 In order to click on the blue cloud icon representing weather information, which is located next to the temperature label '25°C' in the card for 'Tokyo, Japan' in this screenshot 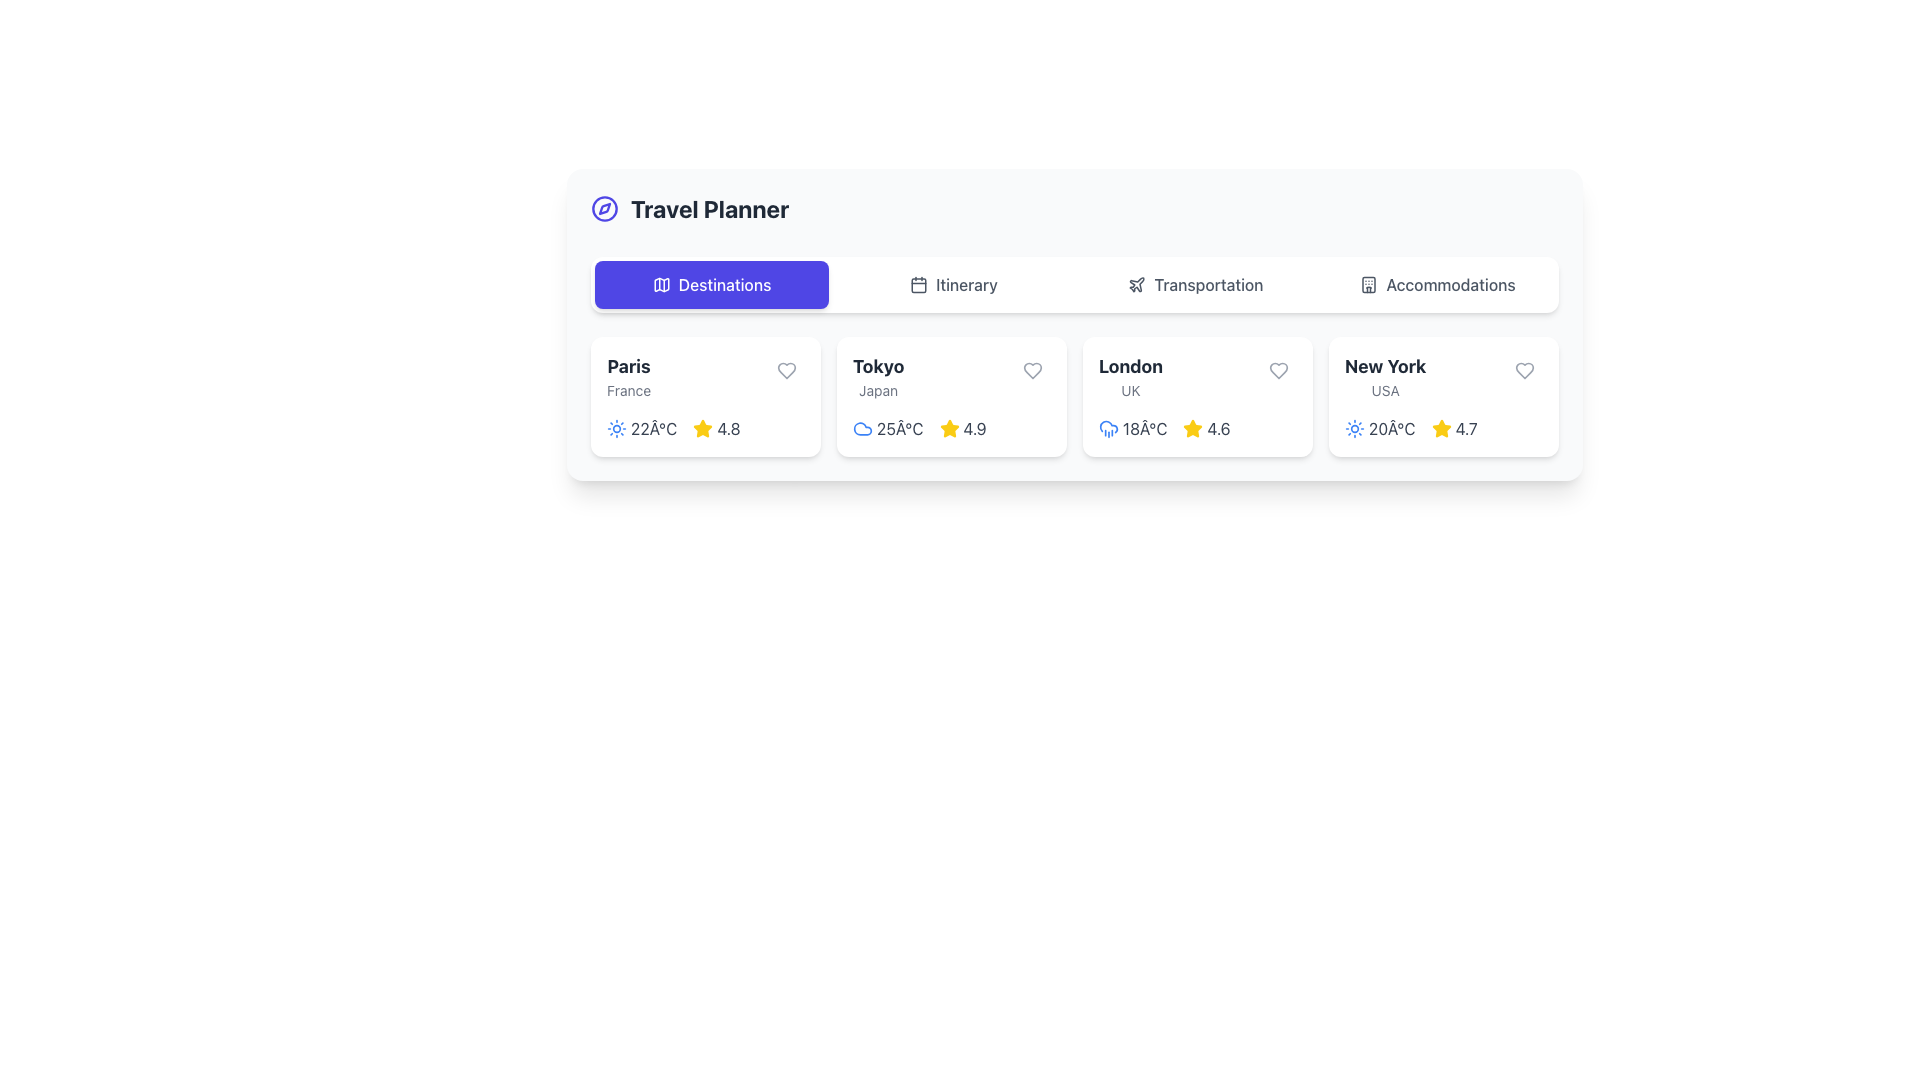, I will do `click(863, 427)`.